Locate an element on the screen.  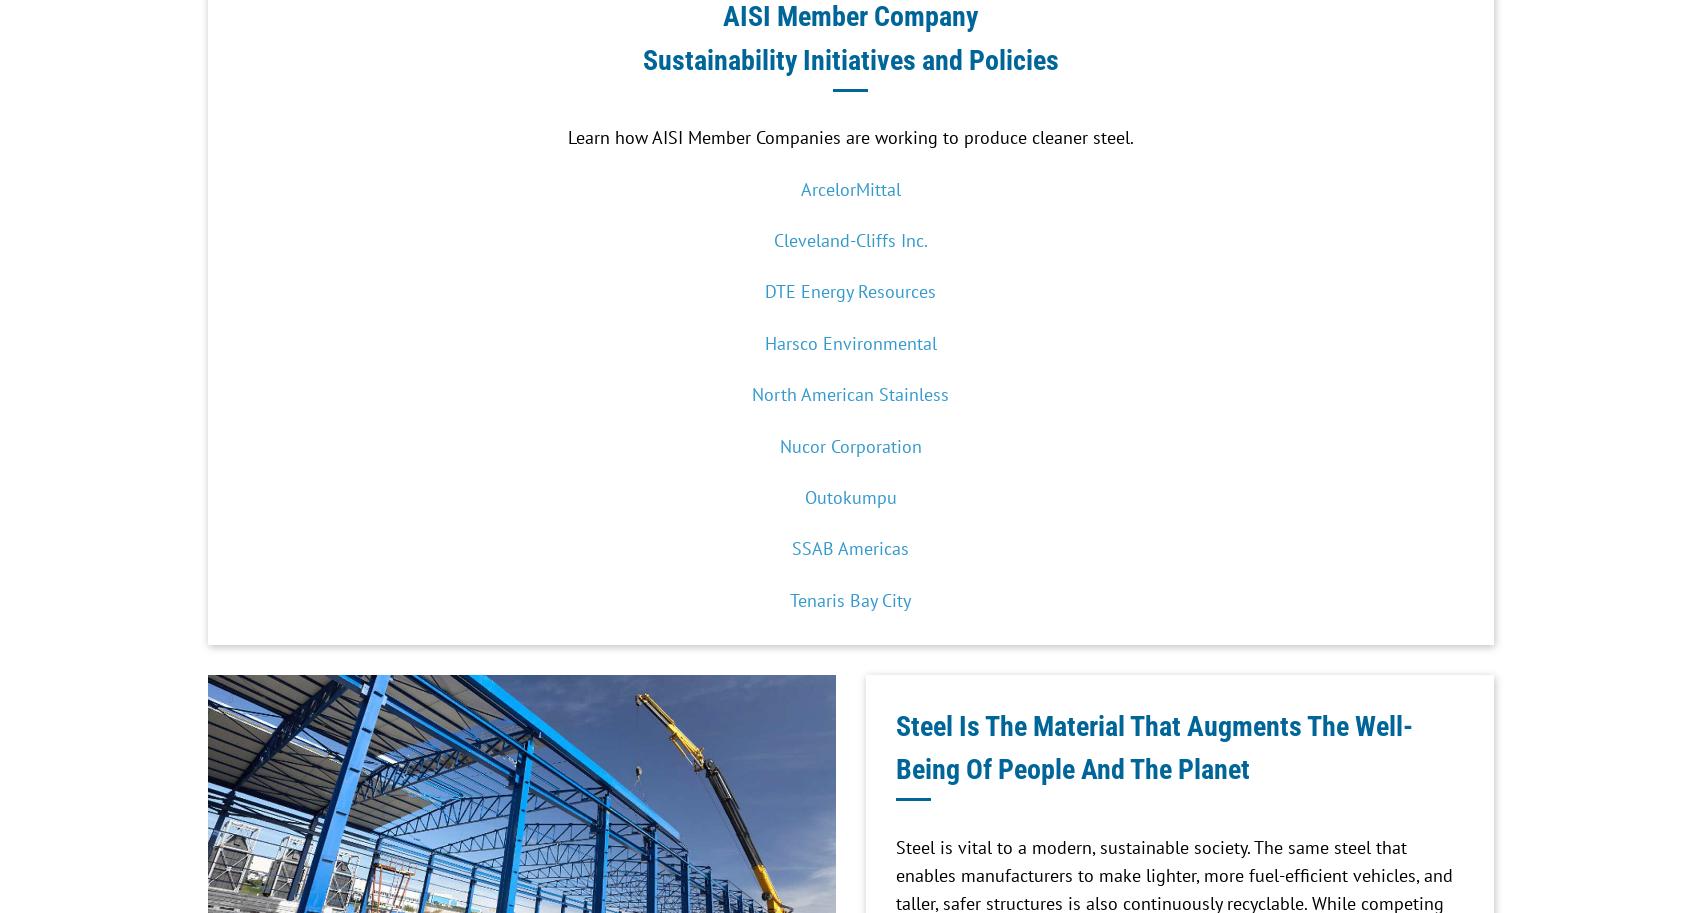
'Steel Is The Material That Augments The Well-Being Of People And The Planet' is located at coordinates (1152, 747).